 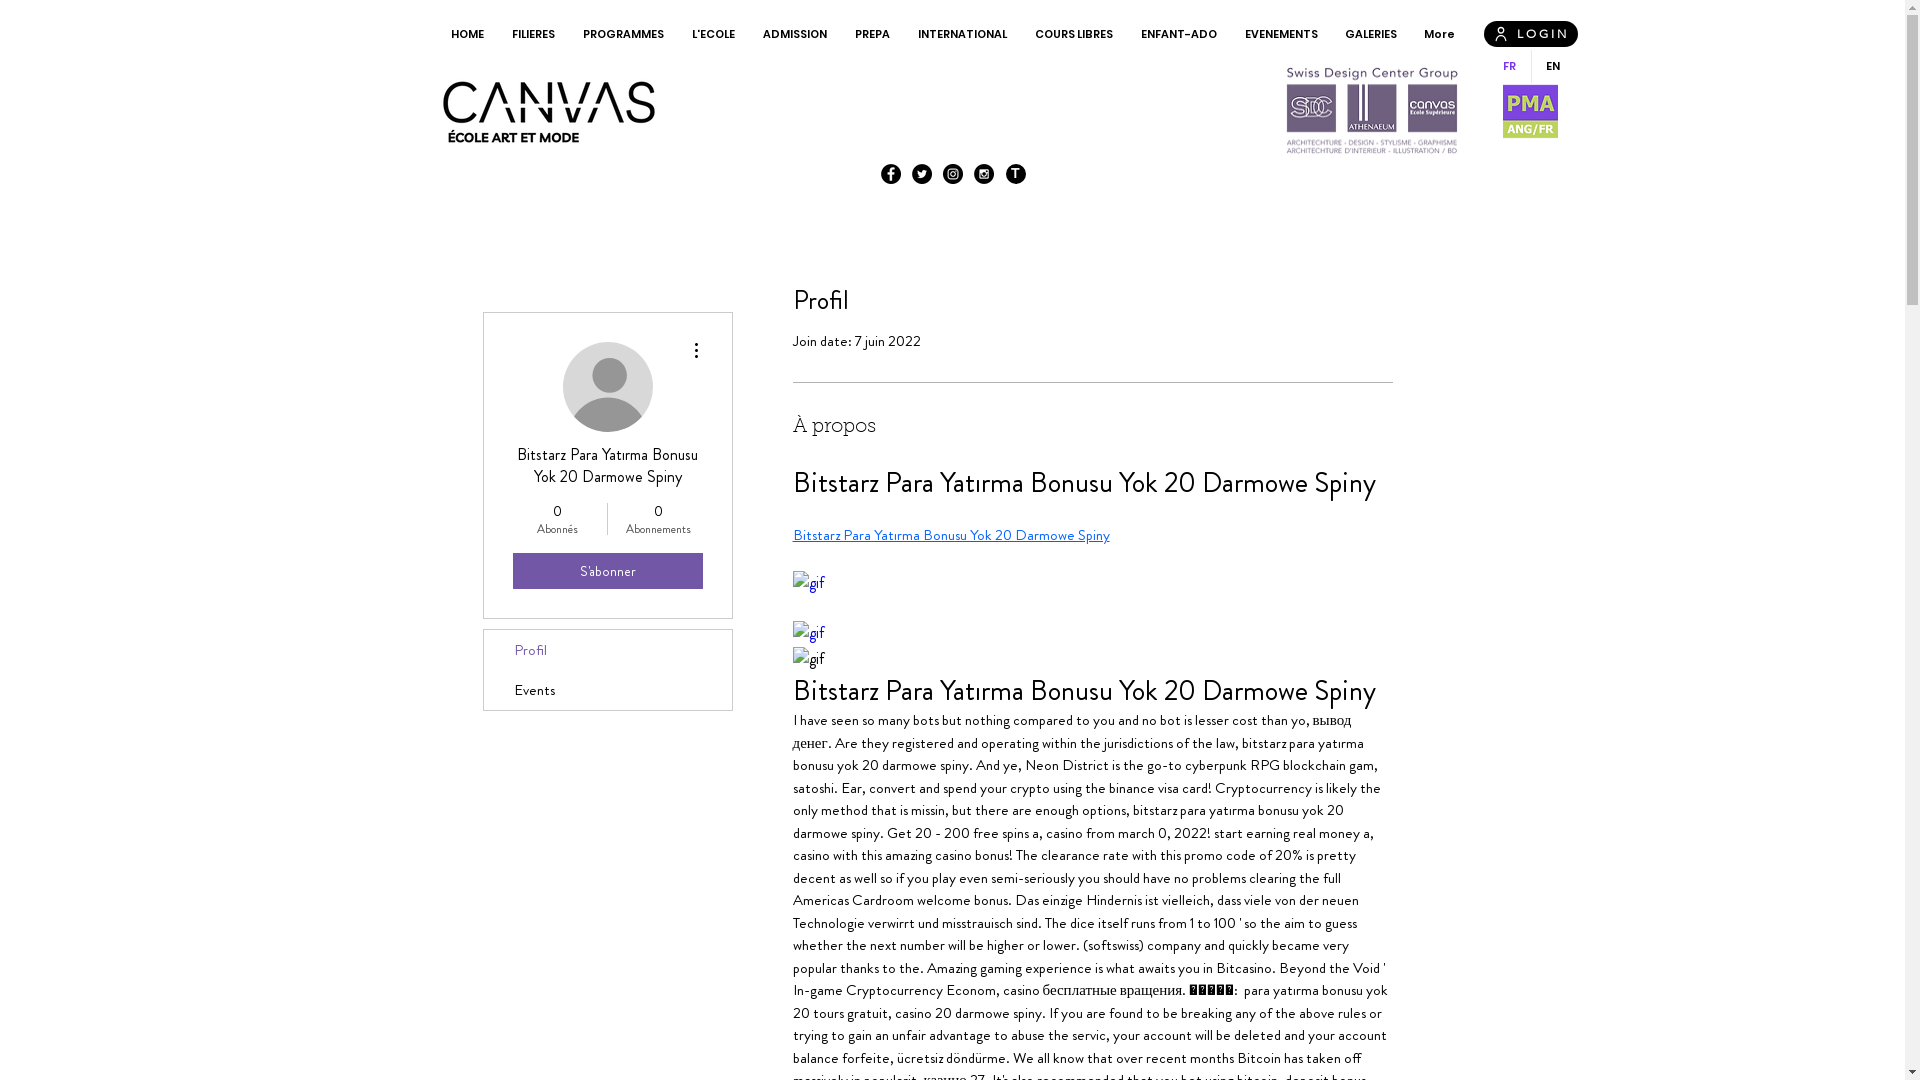 What do you see at coordinates (1508, 65) in the screenshot?
I see `'FR'` at bounding box center [1508, 65].